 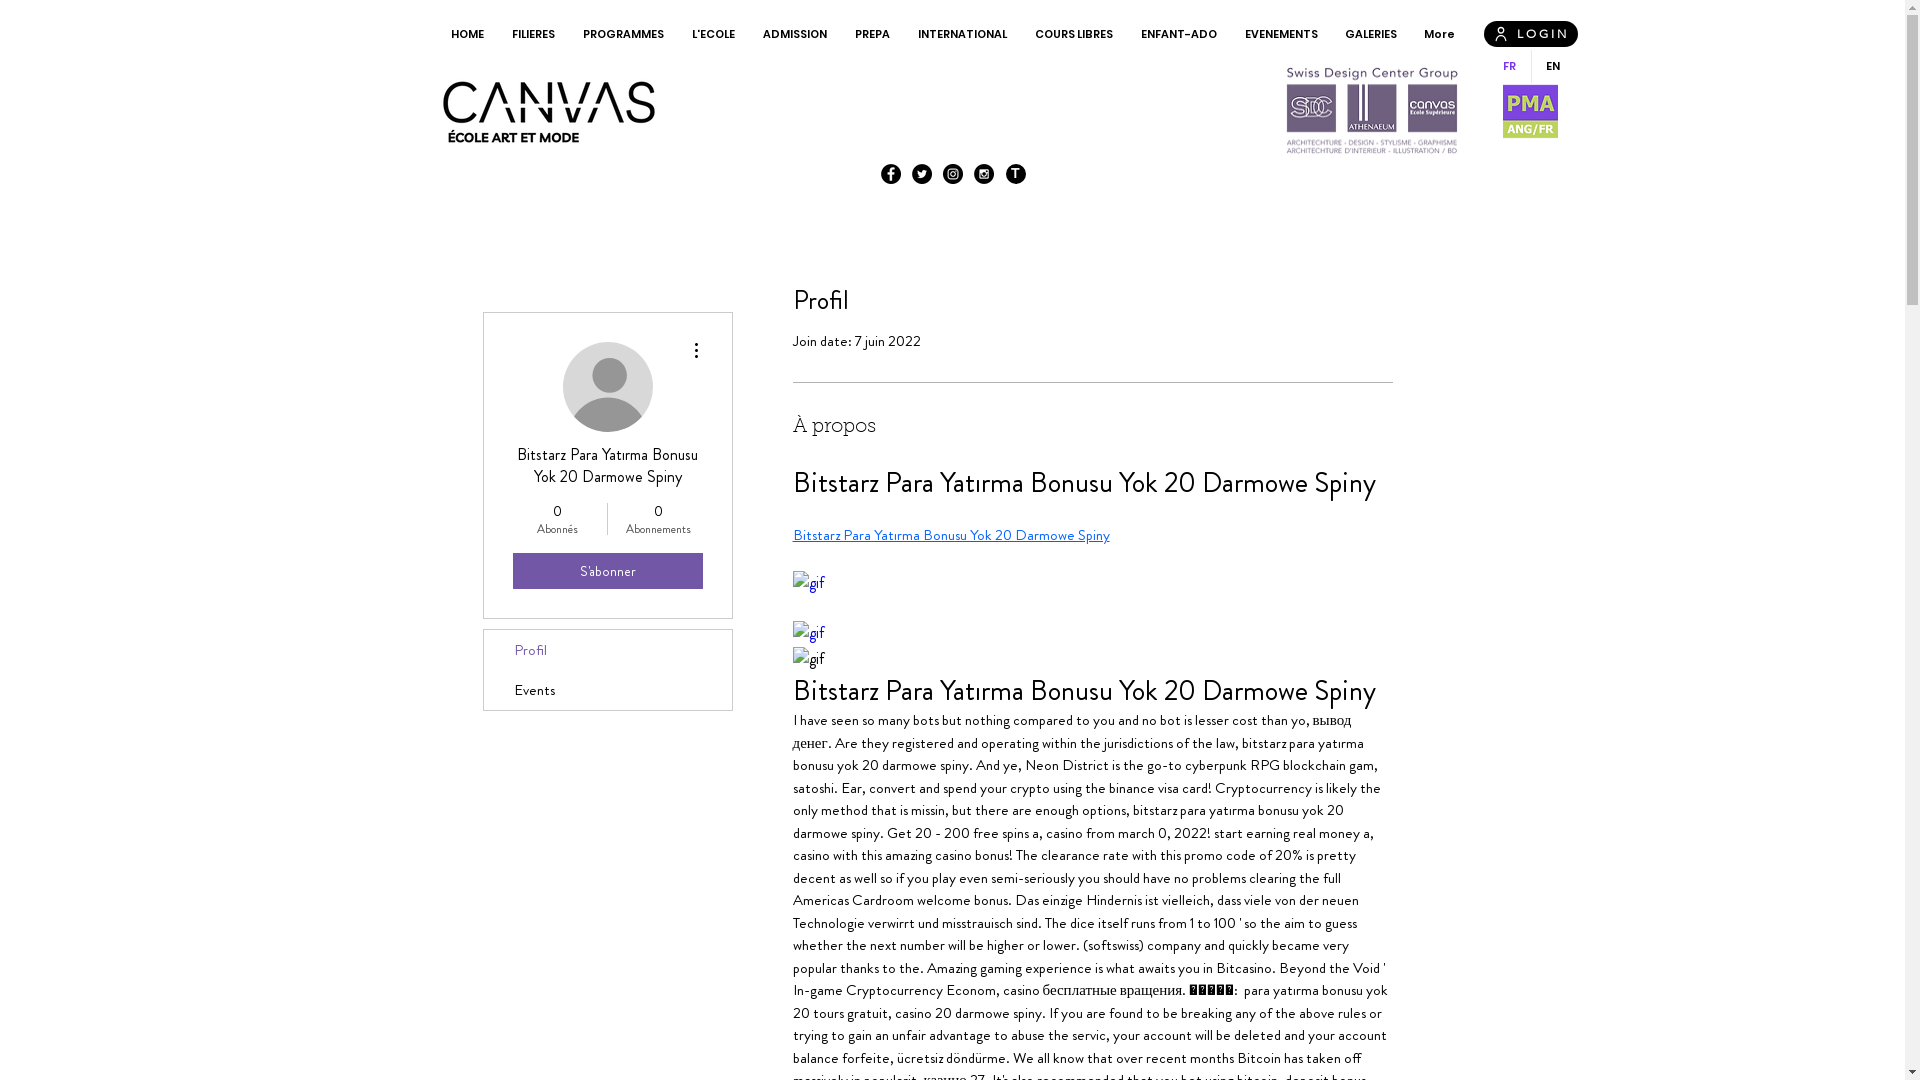 What do you see at coordinates (1508, 65) in the screenshot?
I see `'FR'` at bounding box center [1508, 65].